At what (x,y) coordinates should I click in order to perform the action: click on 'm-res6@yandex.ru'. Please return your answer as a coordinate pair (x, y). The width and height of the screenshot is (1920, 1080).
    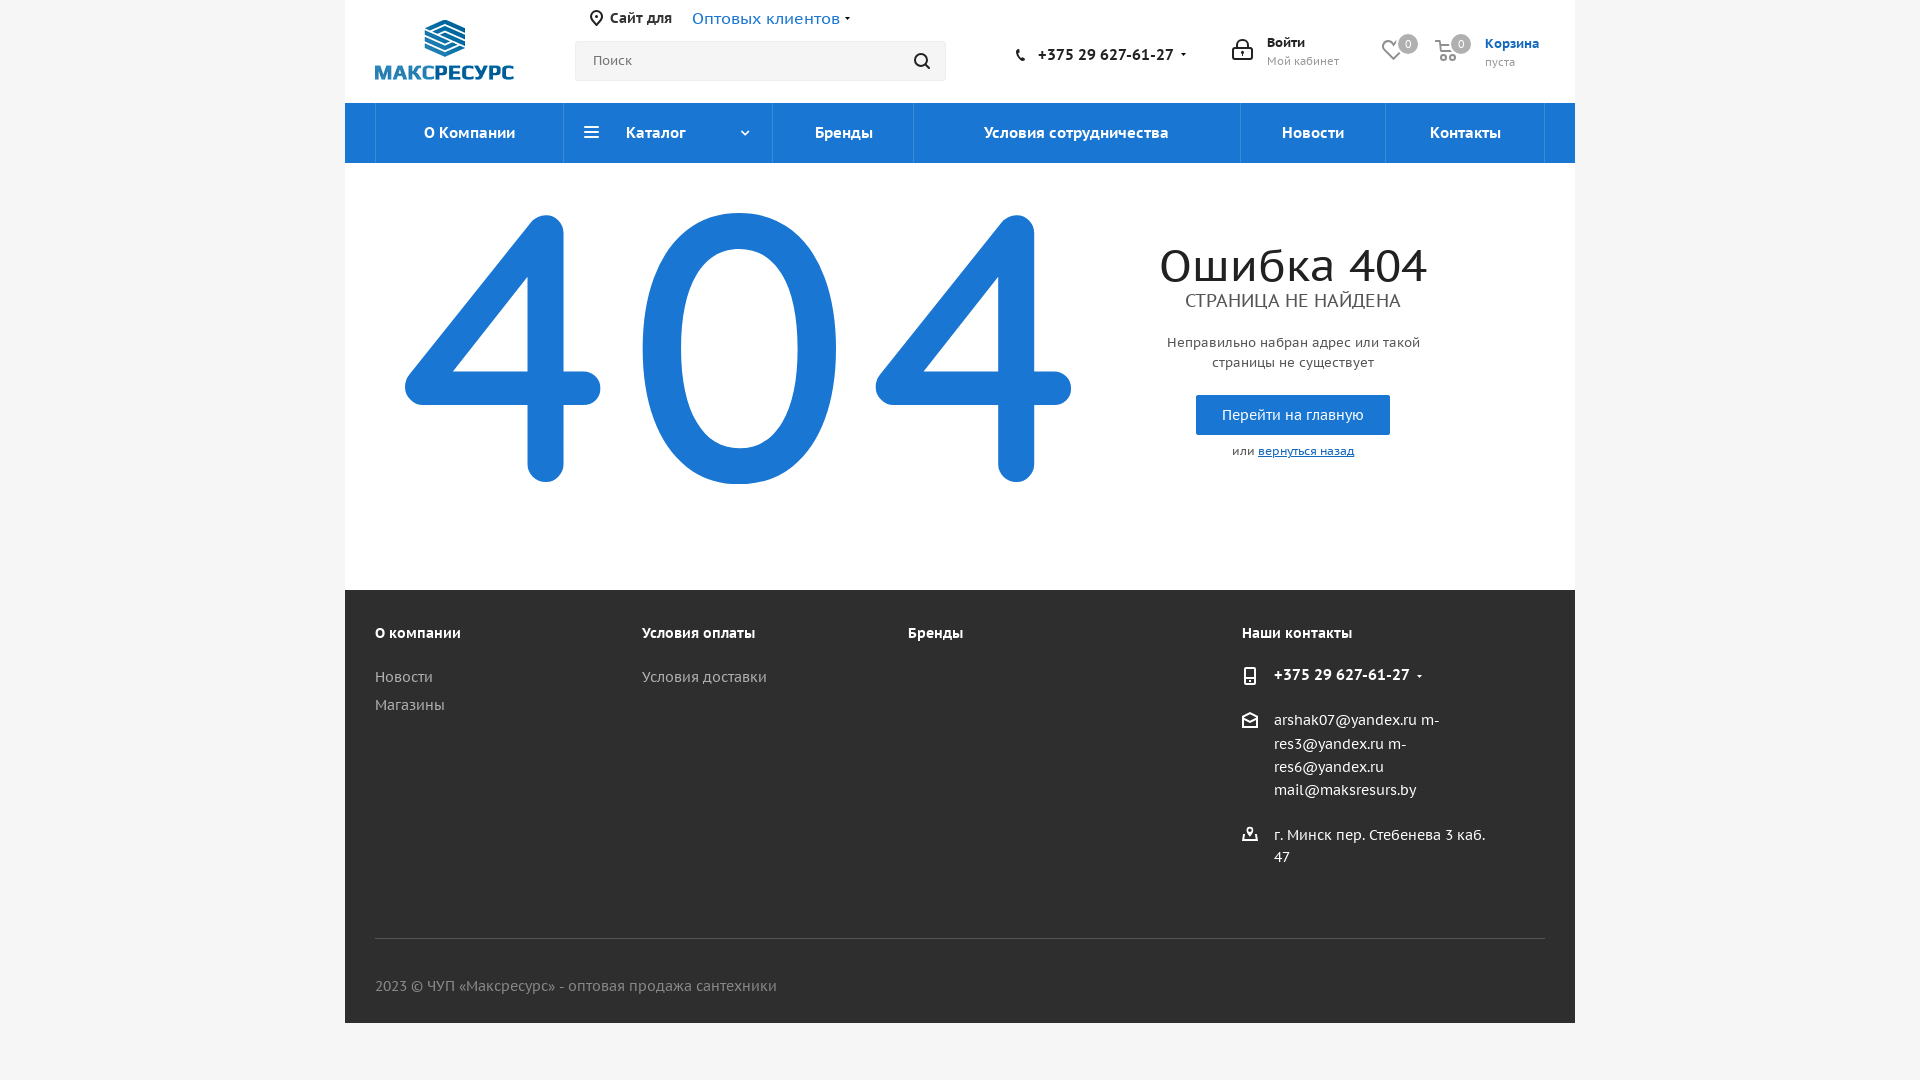
    Looking at the image, I should click on (1272, 755).